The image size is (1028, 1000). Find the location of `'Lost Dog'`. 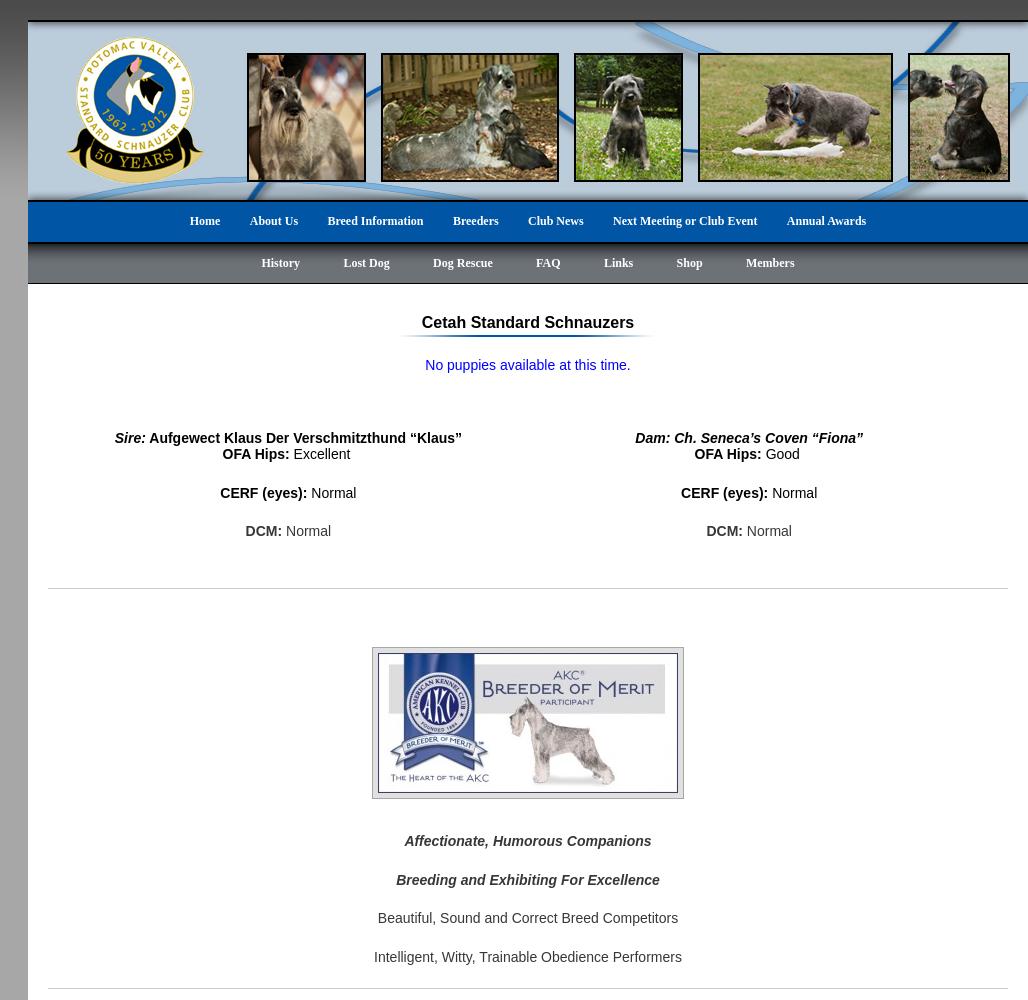

'Lost Dog' is located at coordinates (364, 263).